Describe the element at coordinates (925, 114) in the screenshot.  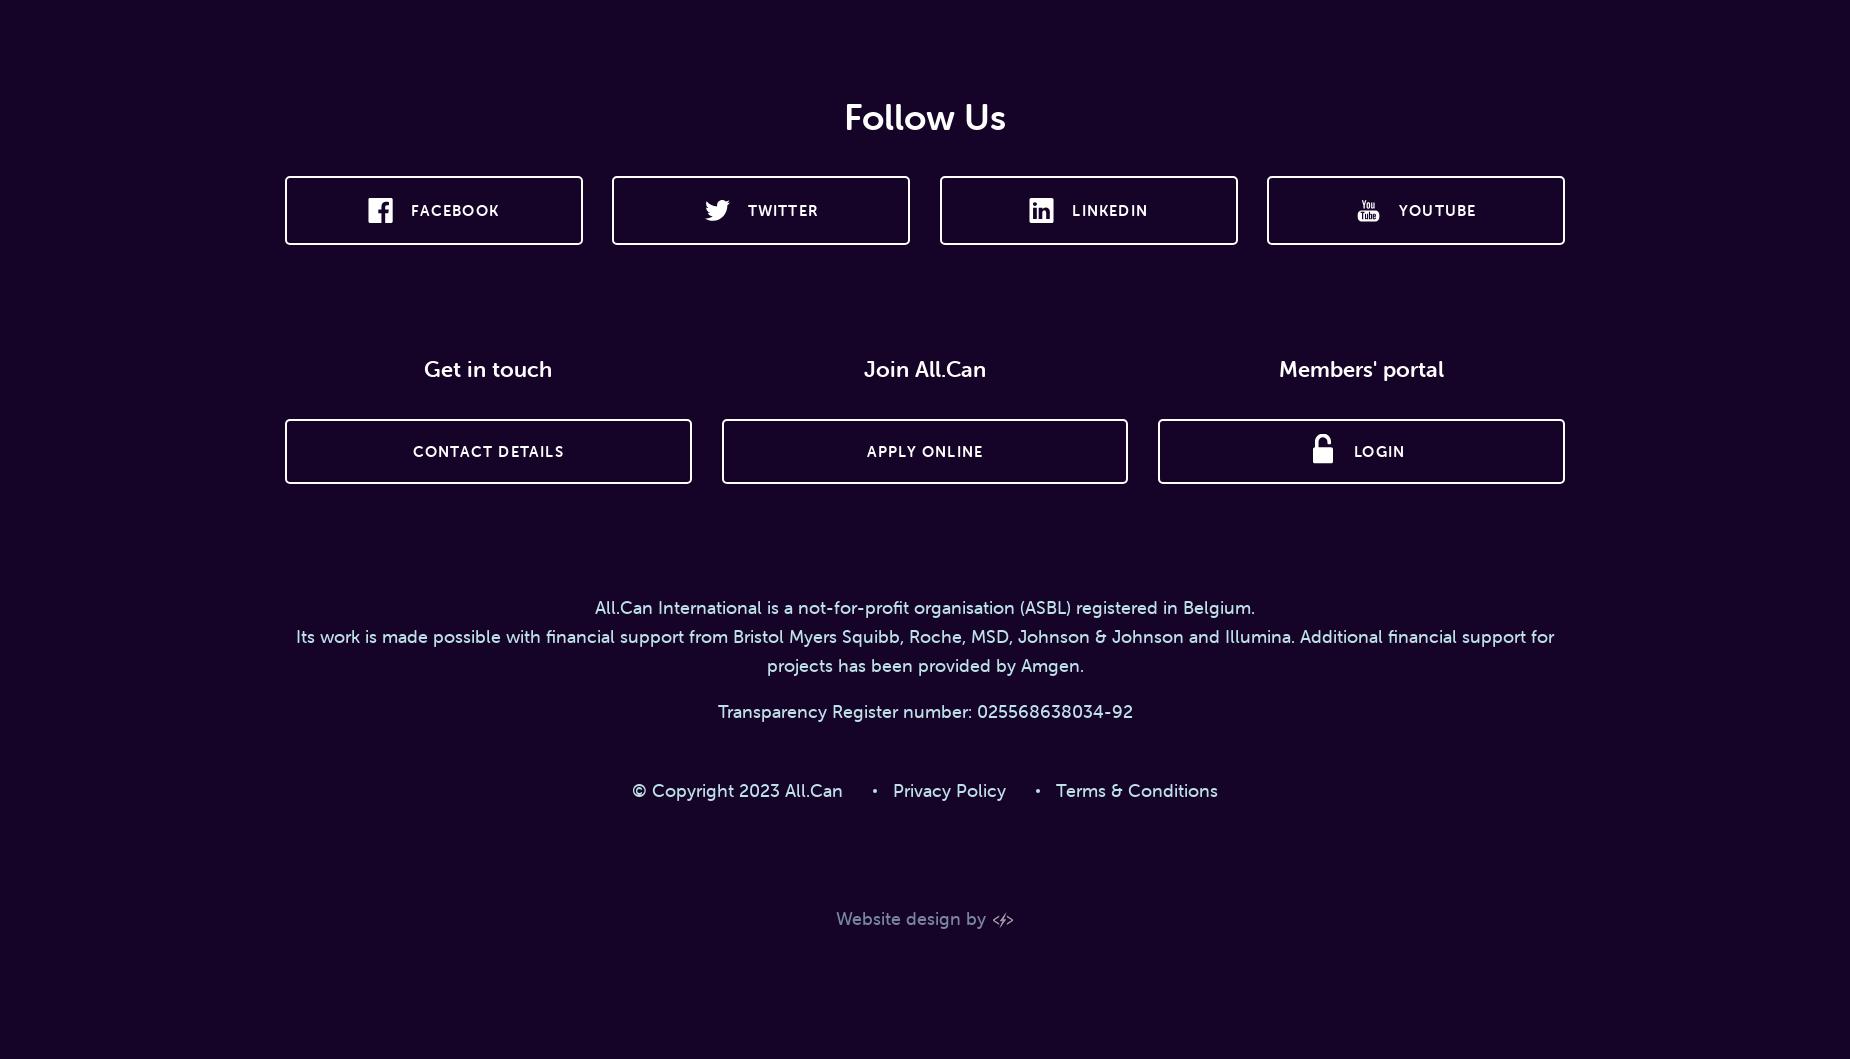
I see `'Follow Us'` at that location.